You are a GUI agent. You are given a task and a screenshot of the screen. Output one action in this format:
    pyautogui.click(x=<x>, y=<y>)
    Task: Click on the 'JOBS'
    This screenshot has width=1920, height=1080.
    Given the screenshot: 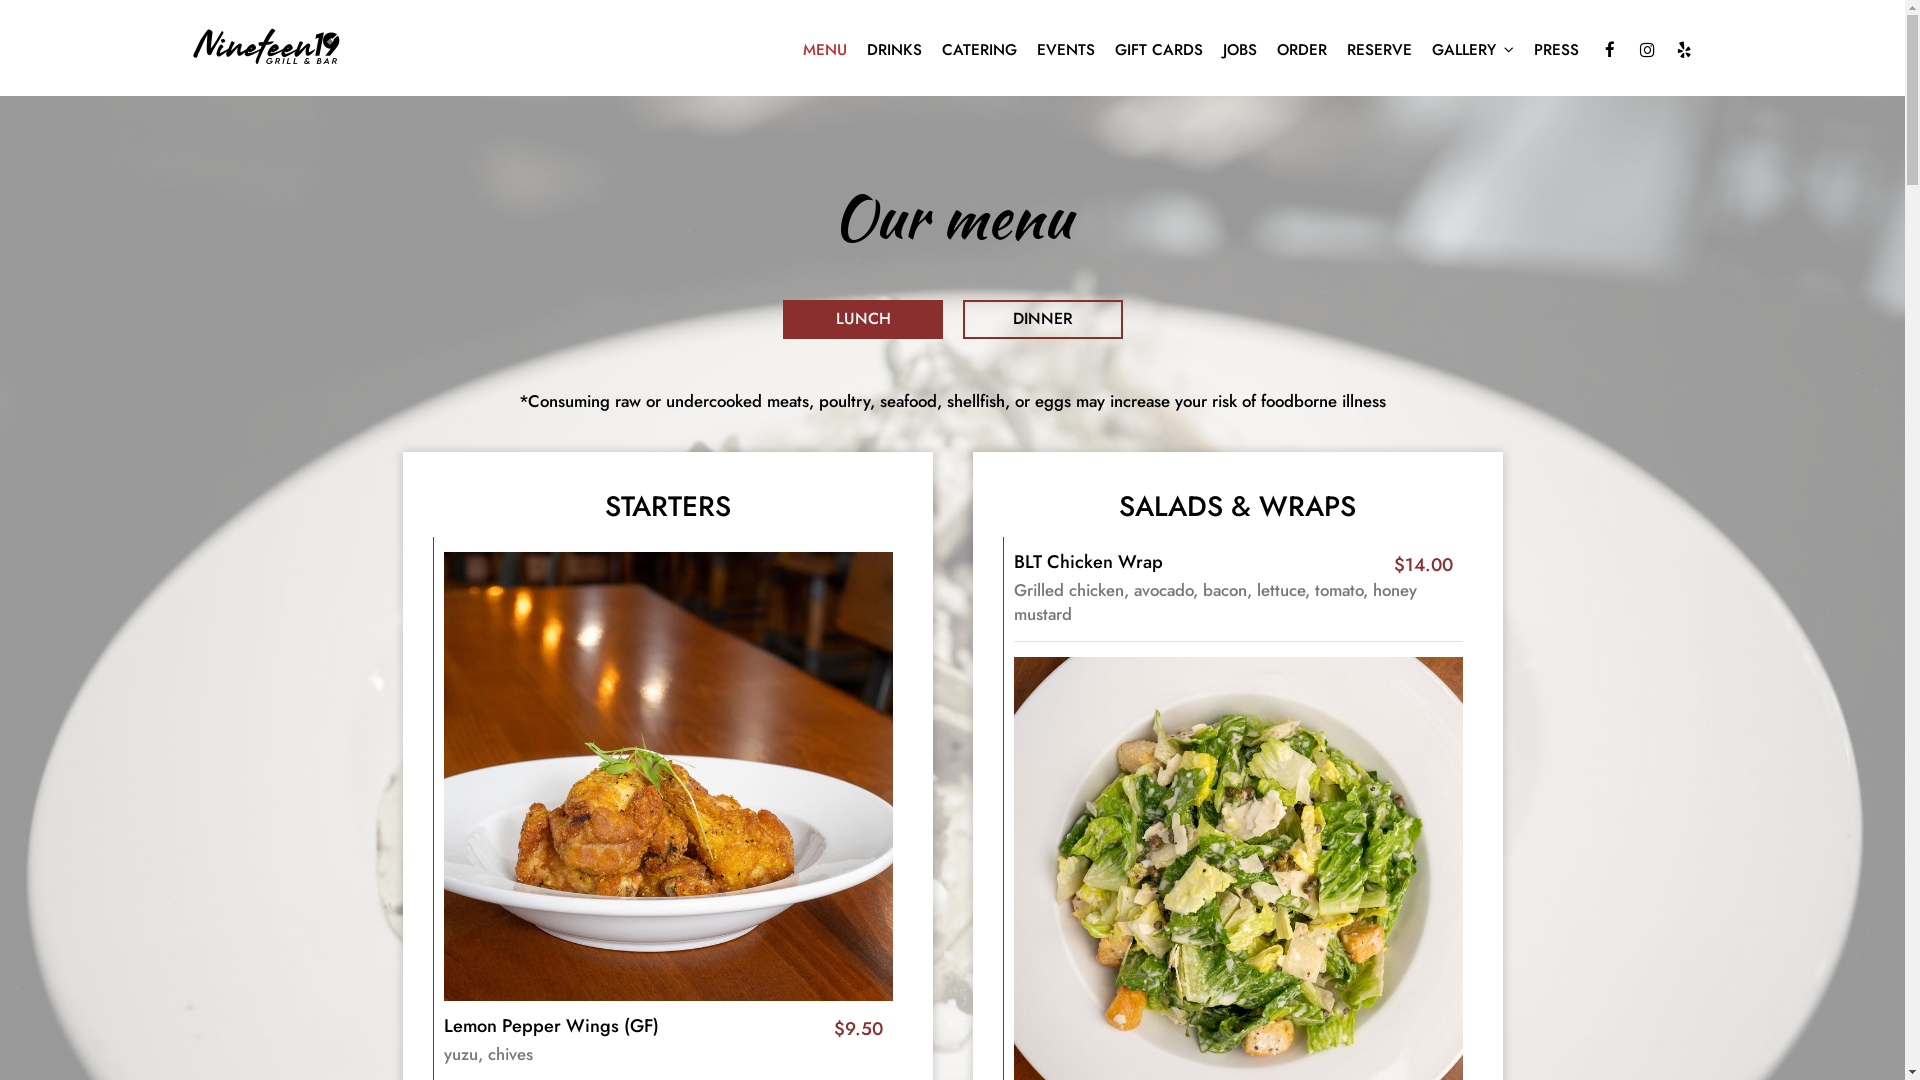 What is the action you would take?
    pyautogui.click(x=1237, y=49)
    